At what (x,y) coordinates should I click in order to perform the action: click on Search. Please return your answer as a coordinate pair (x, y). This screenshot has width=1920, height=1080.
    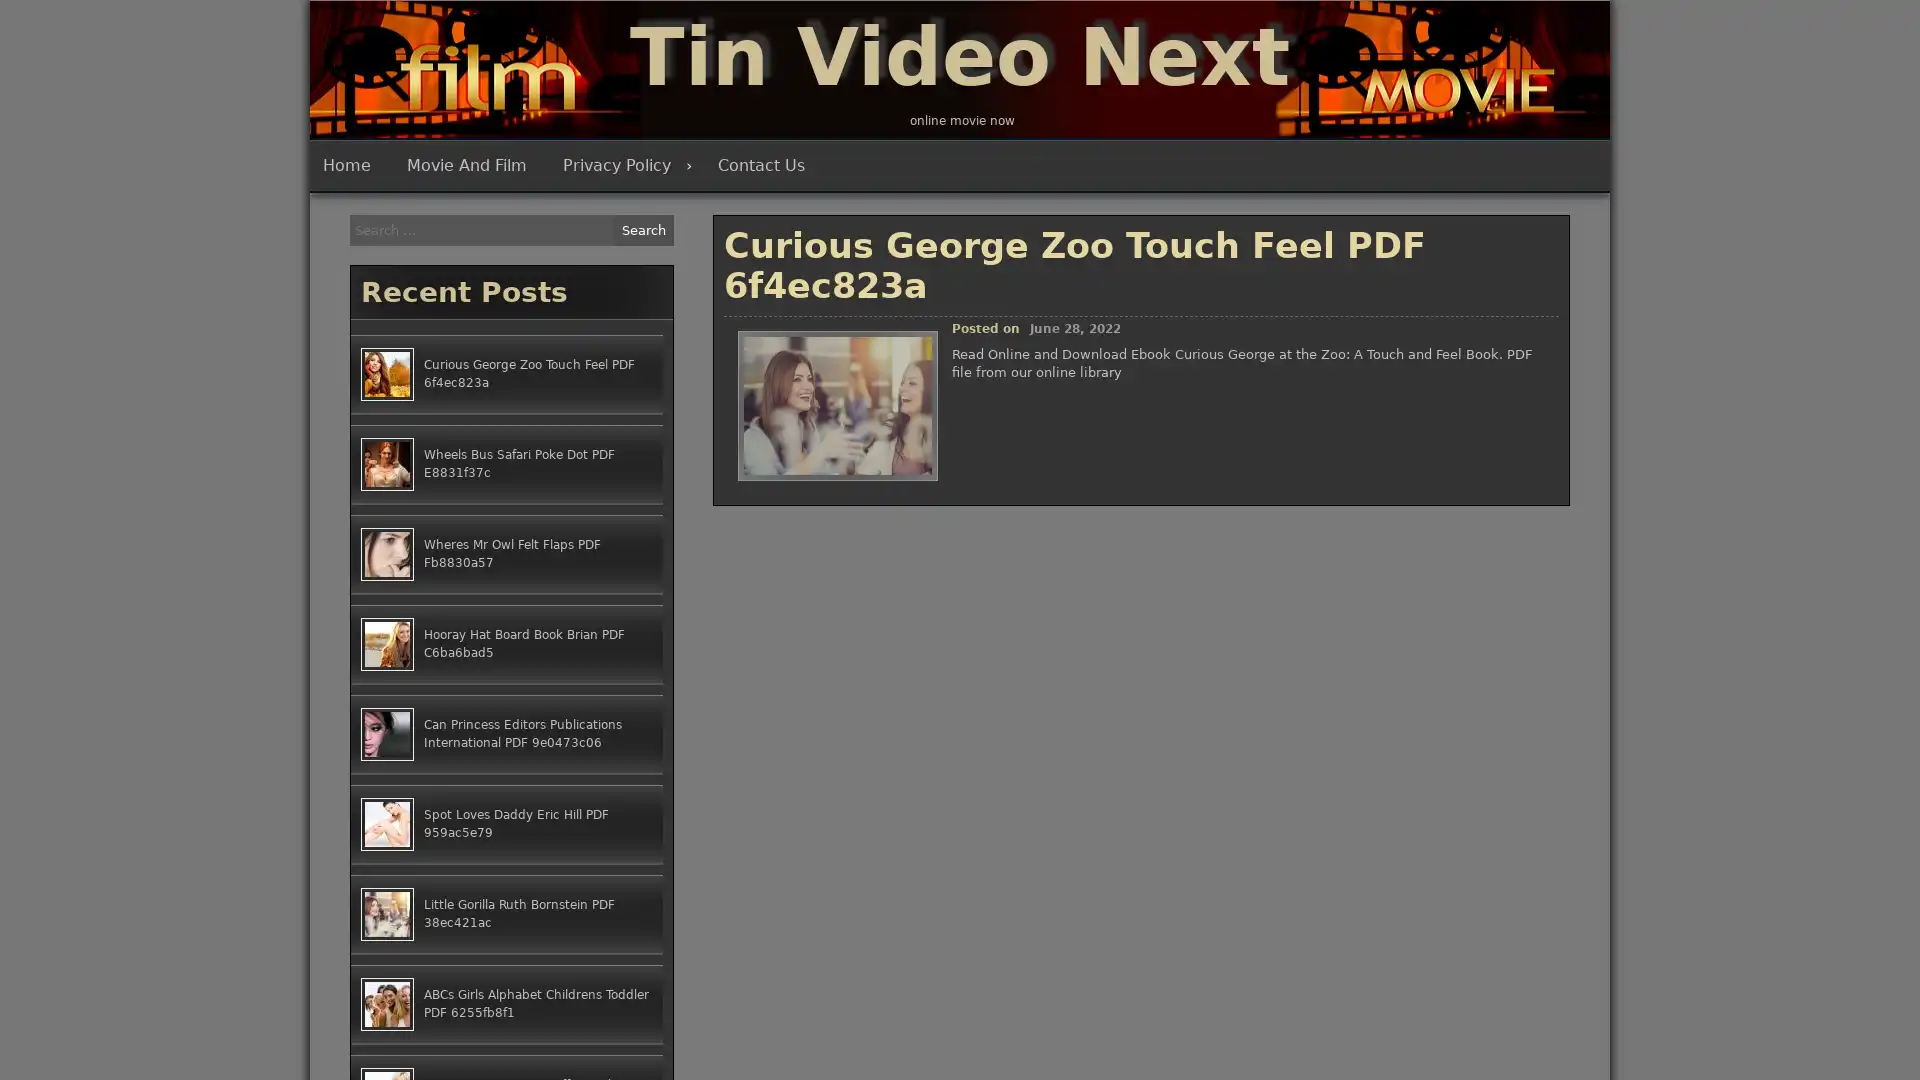
    Looking at the image, I should click on (643, 229).